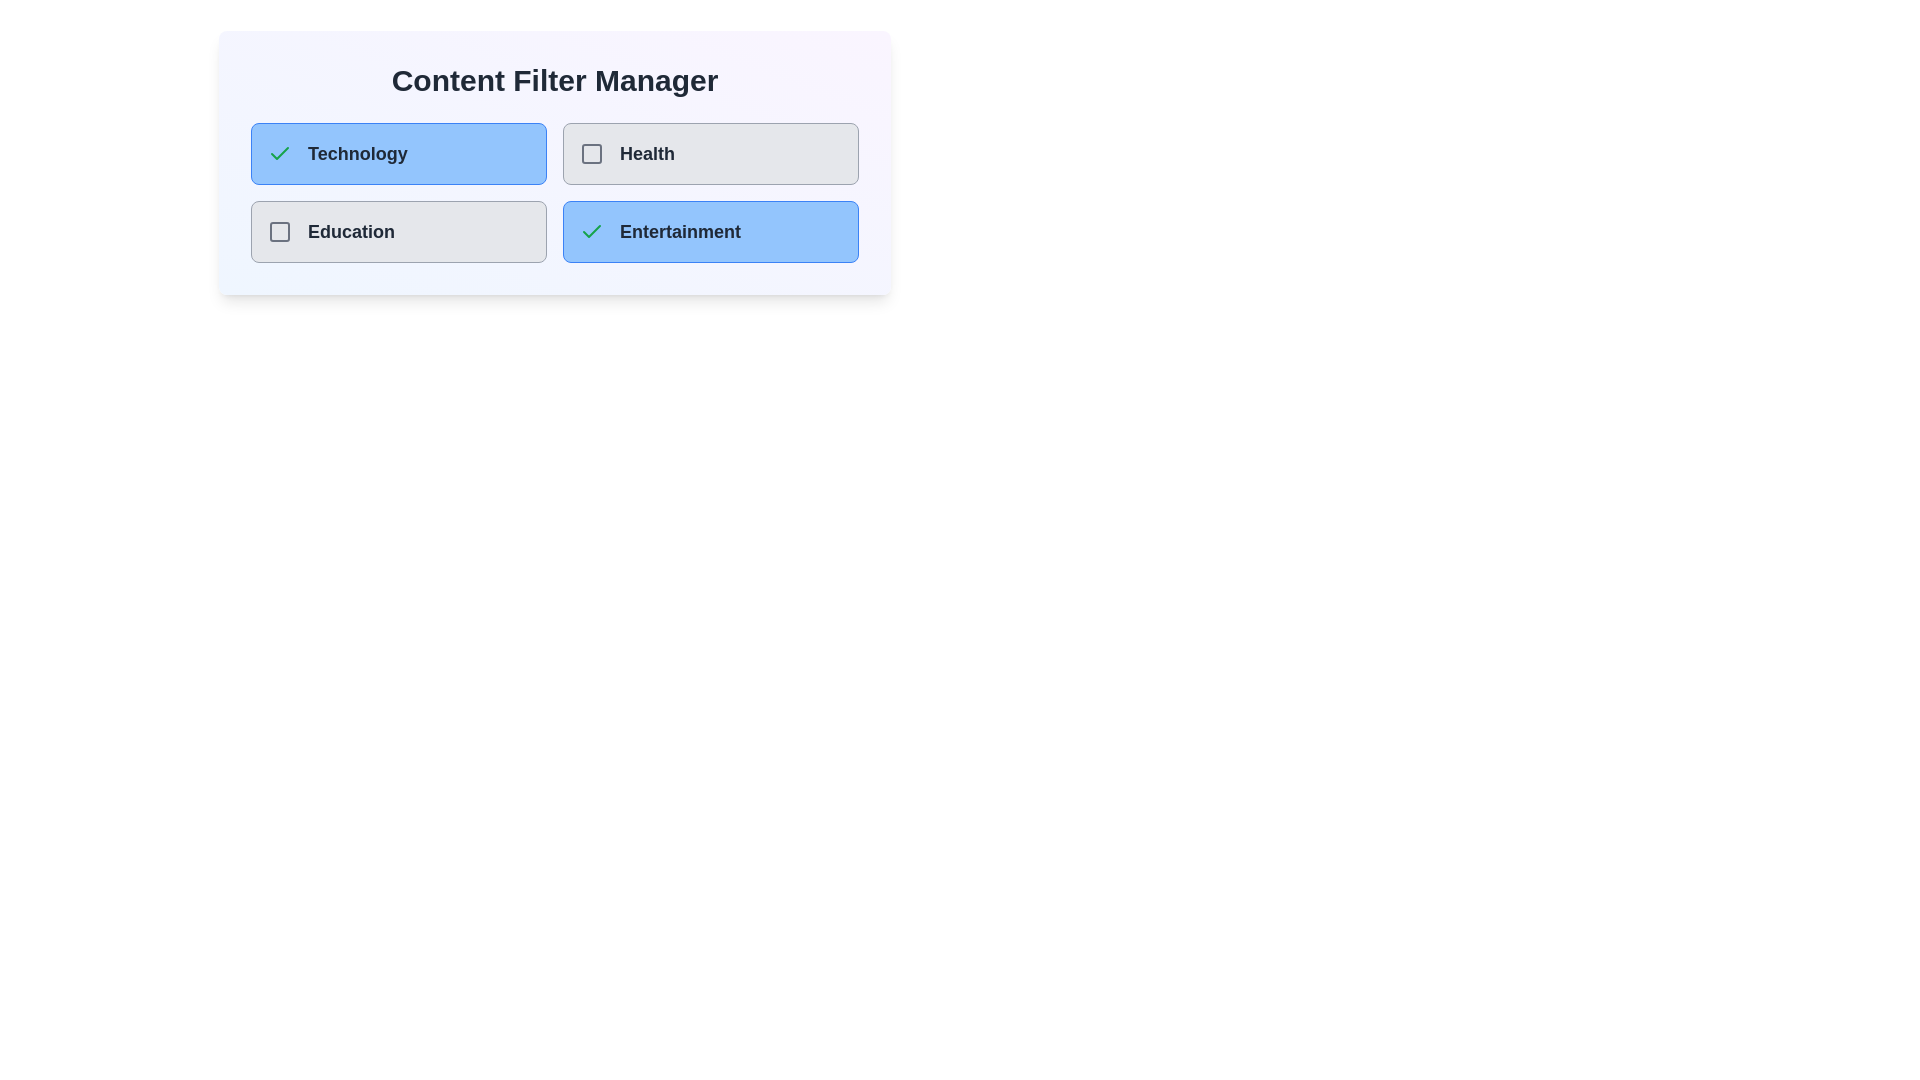 The image size is (1920, 1080). I want to click on the category Technology, so click(278, 153).